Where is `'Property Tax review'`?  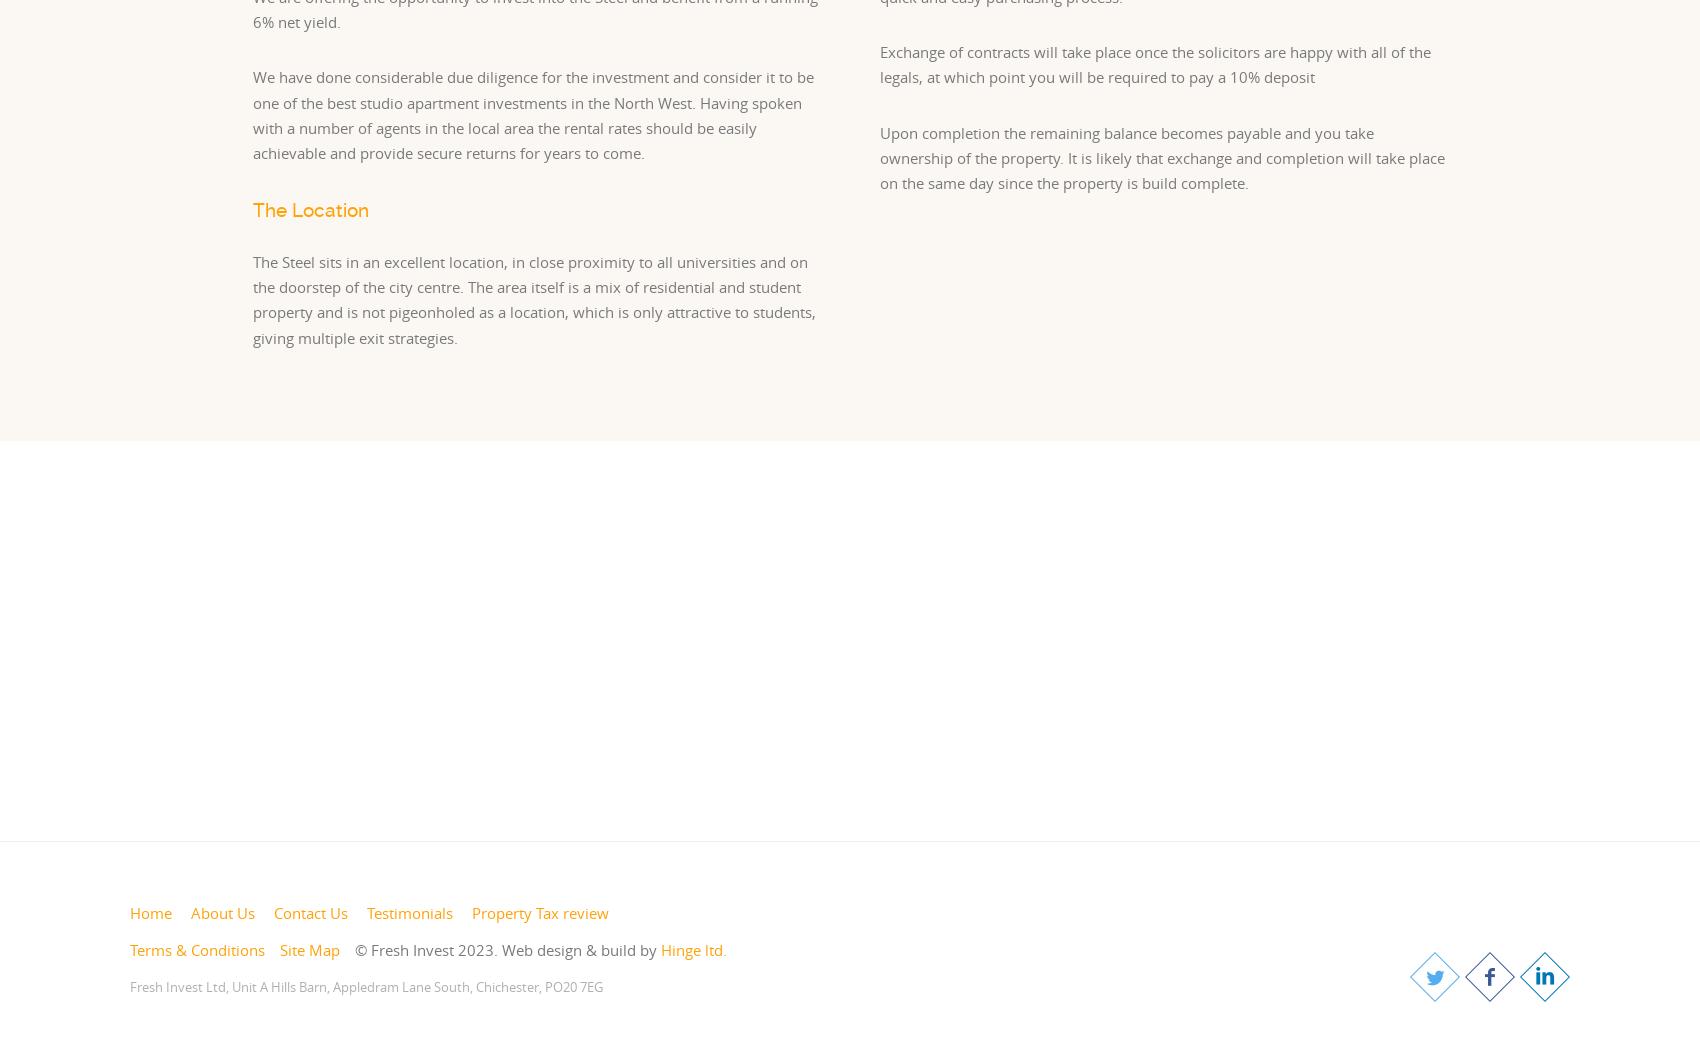 'Property Tax review' is located at coordinates (539, 912).